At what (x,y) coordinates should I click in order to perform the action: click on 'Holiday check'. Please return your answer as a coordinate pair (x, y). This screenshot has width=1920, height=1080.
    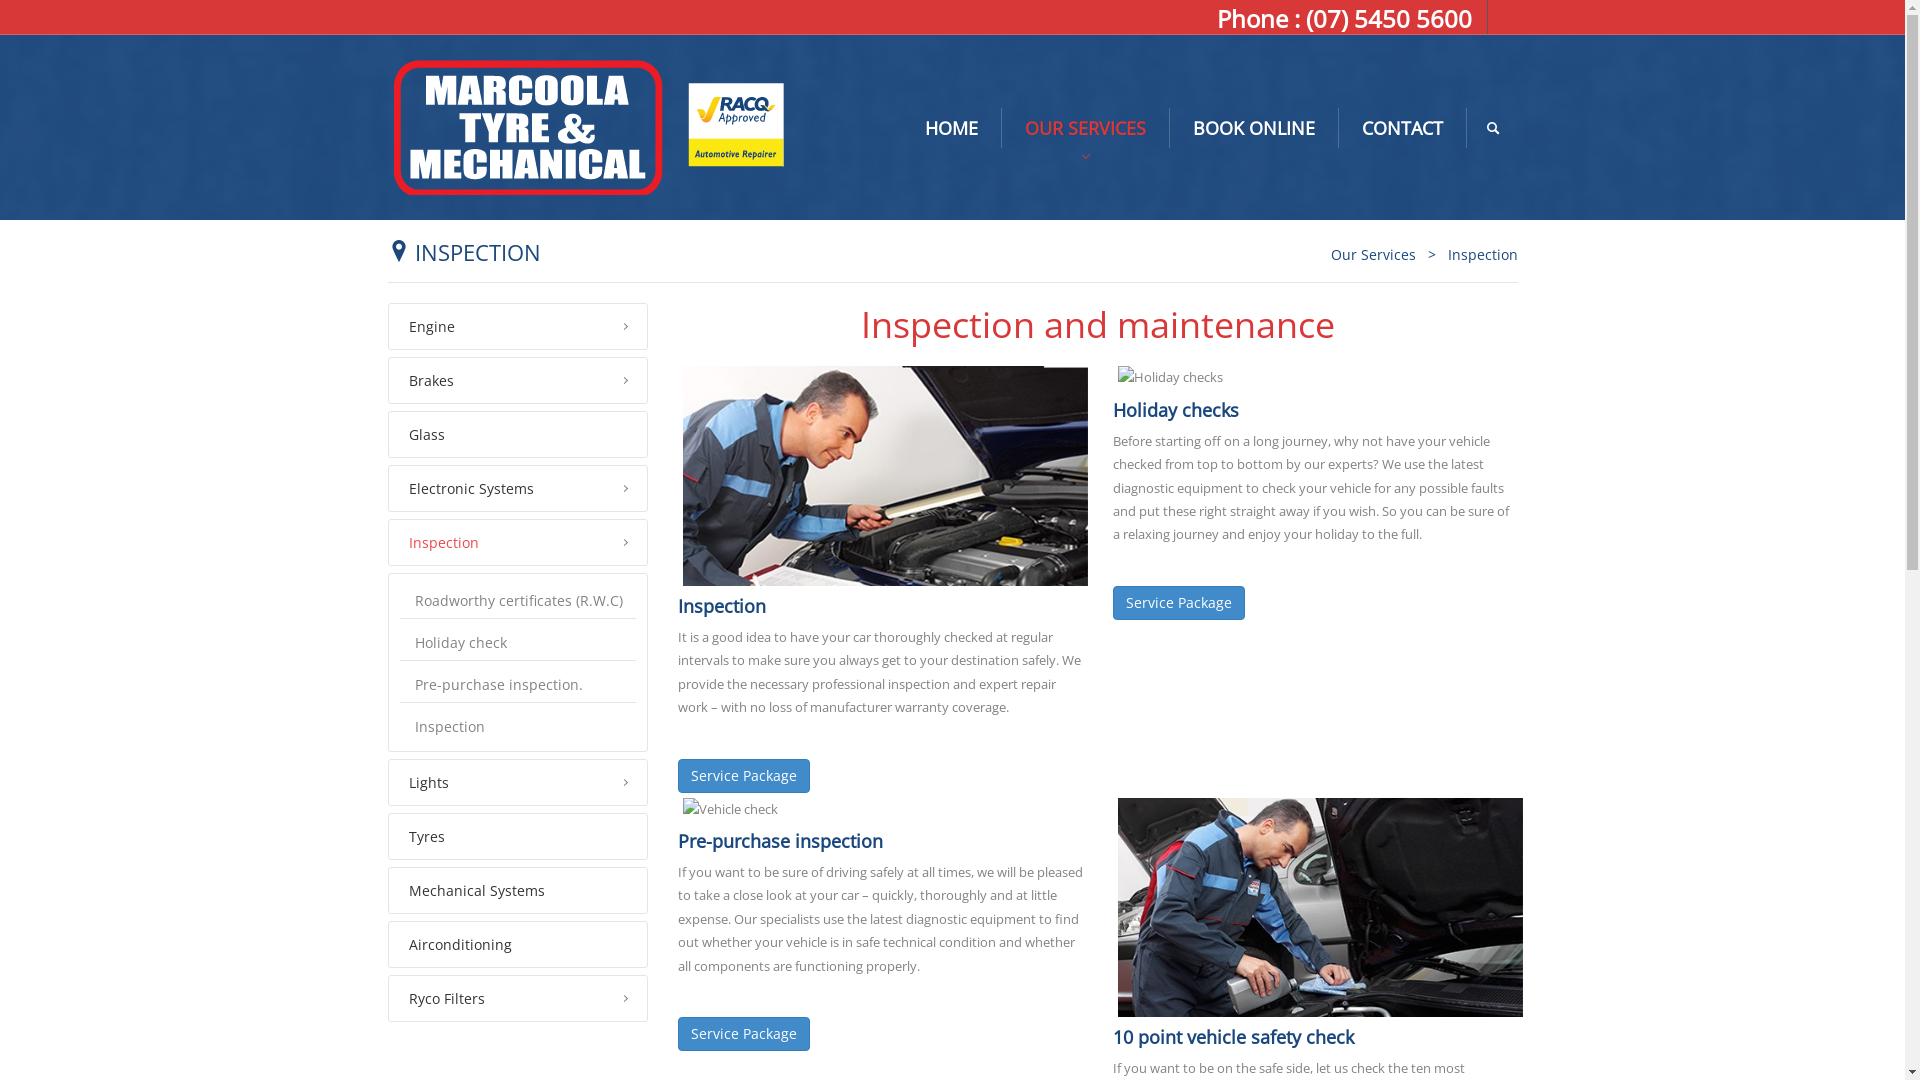
    Looking at the image, I should click on (518, 643).